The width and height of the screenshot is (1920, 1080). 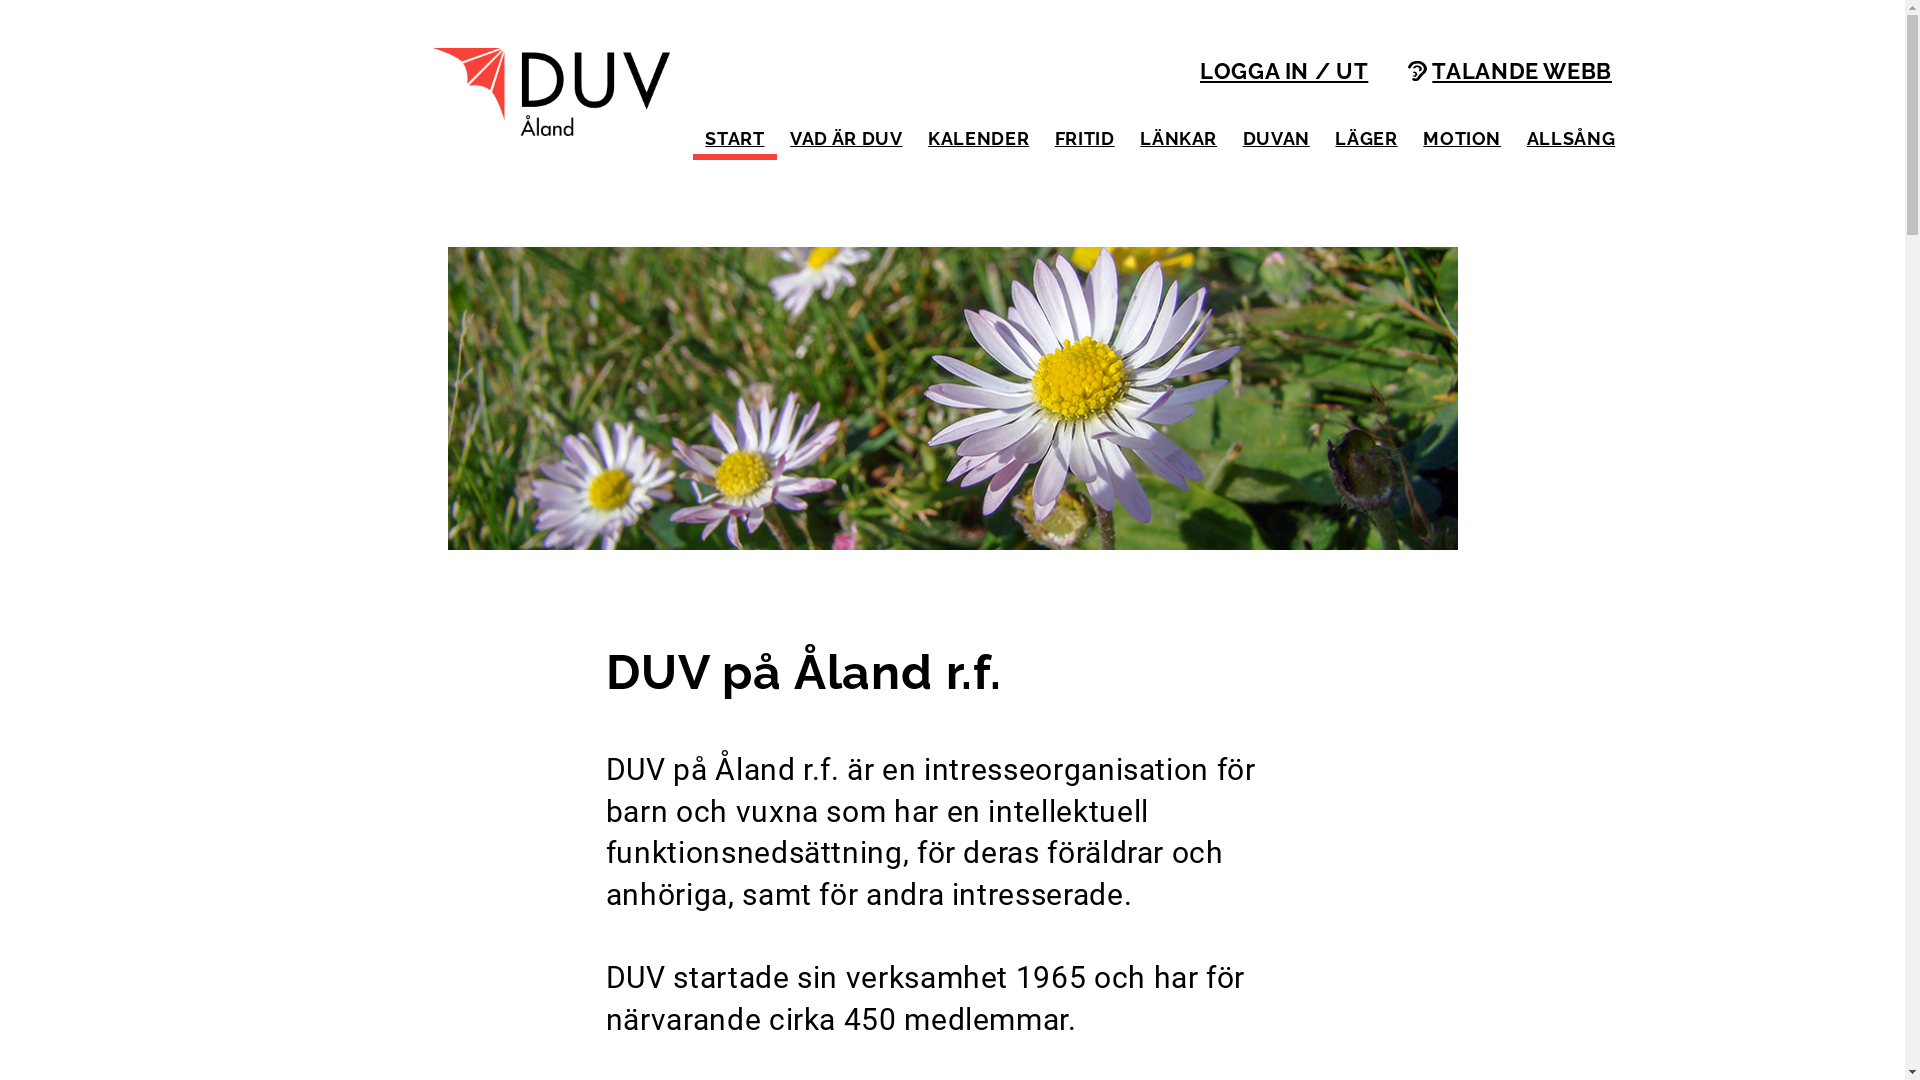 I want to click on 'MOTION', so click(x=1461, y=137).